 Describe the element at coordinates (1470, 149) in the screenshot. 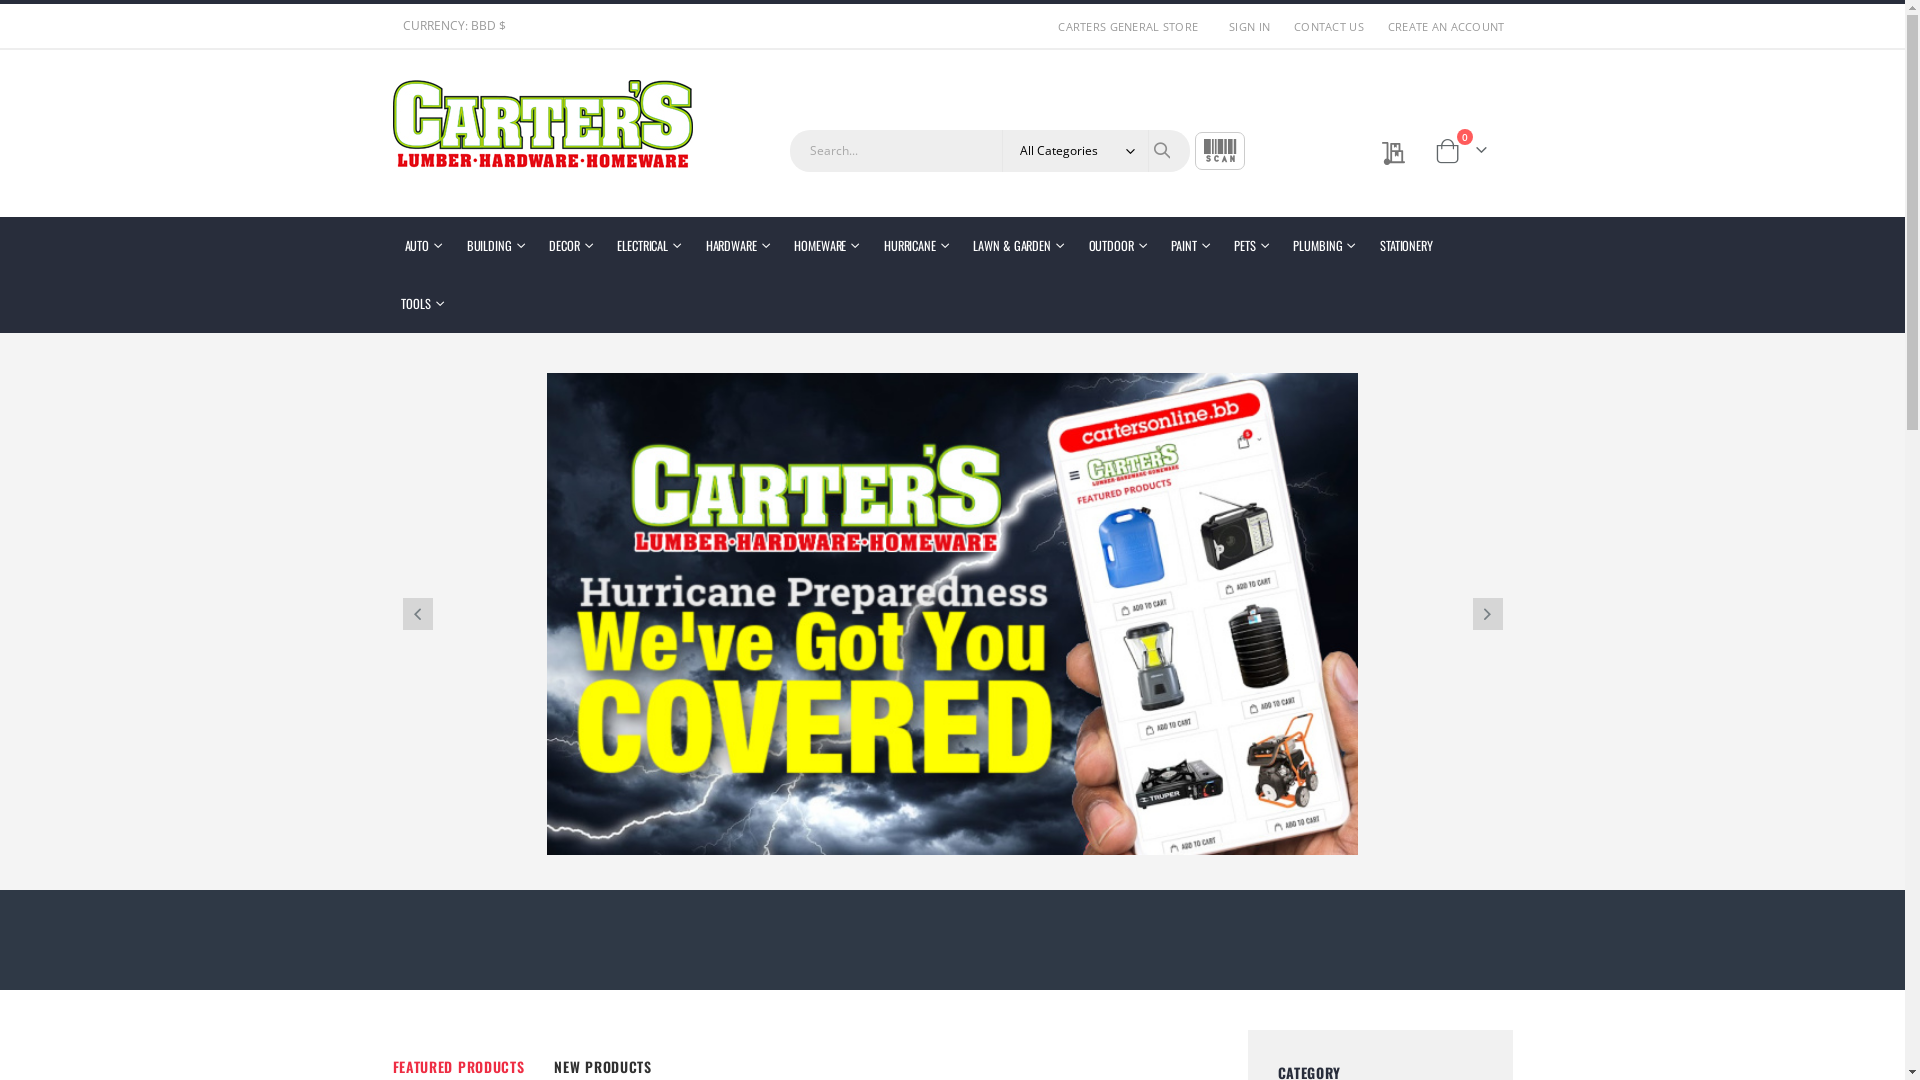

I see `'Cart` at that location.